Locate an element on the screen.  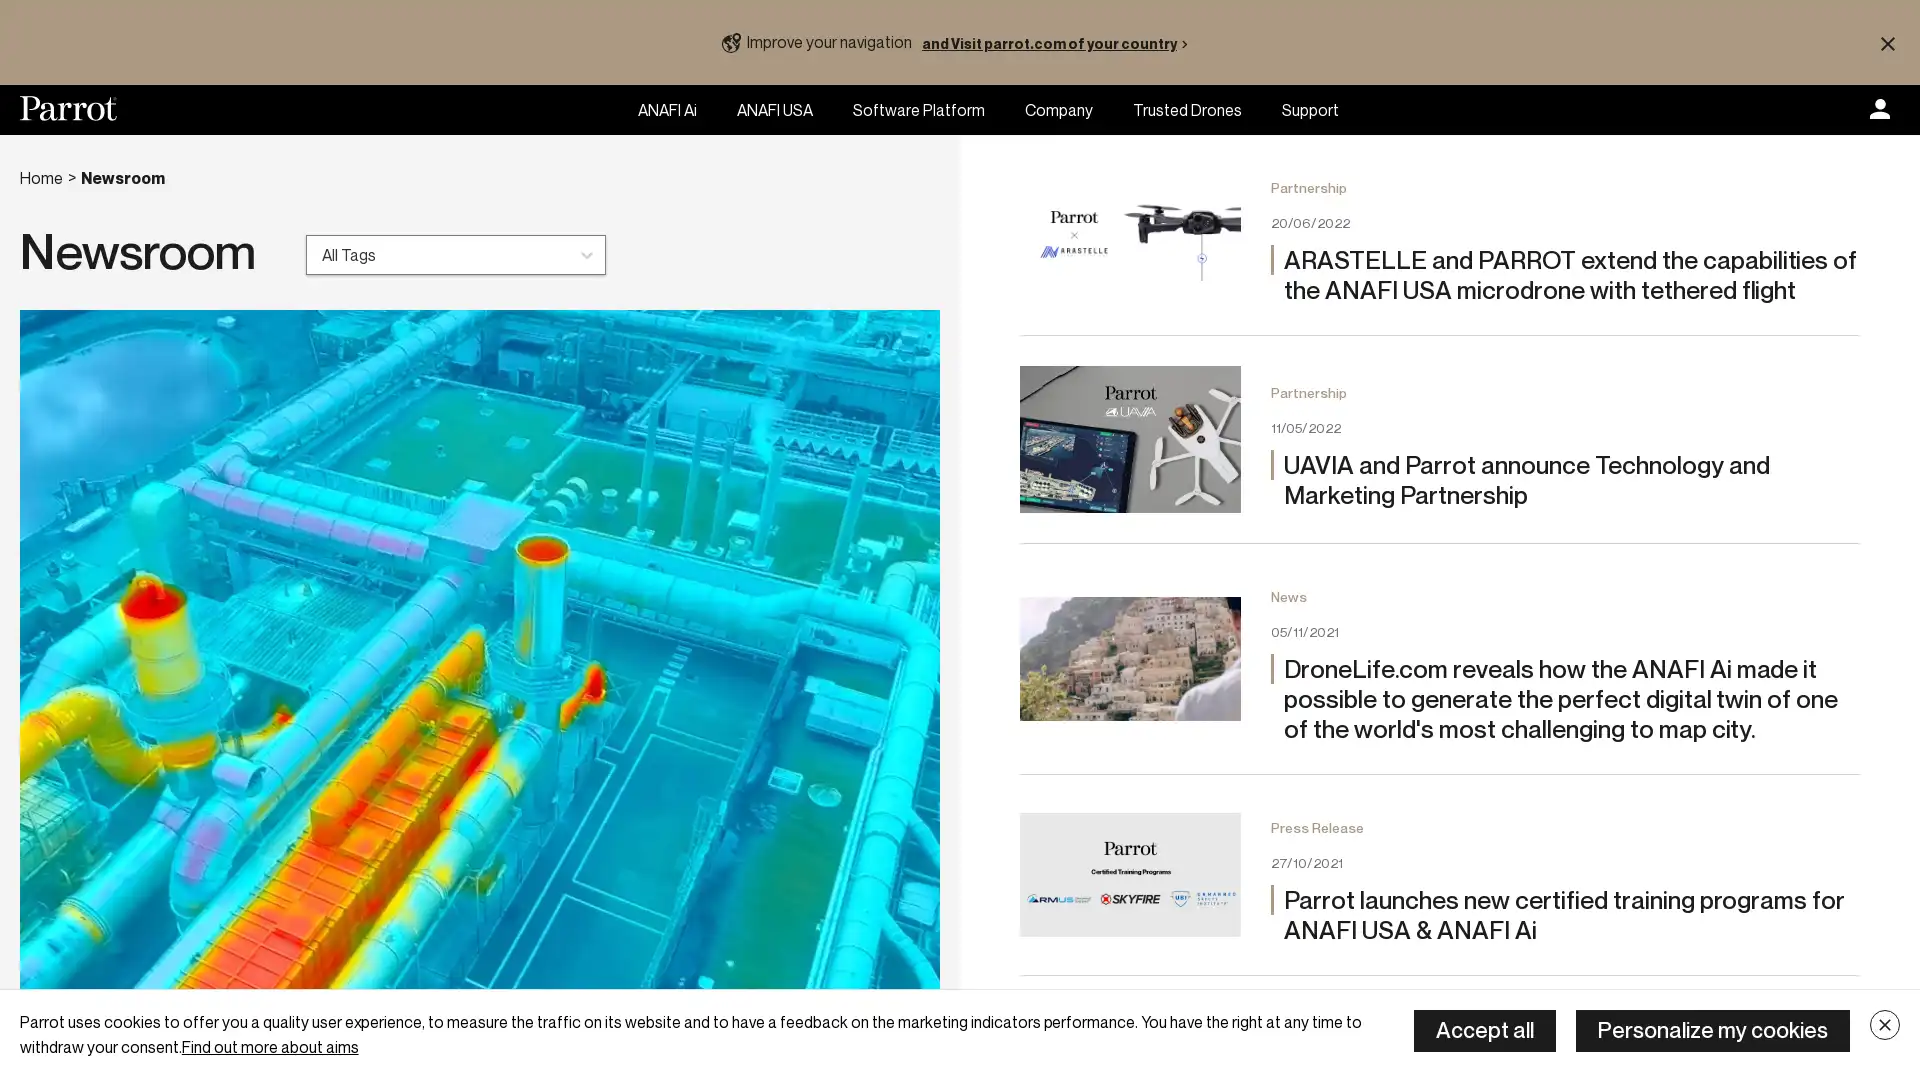
close is located at coordinates (1884, 1025).